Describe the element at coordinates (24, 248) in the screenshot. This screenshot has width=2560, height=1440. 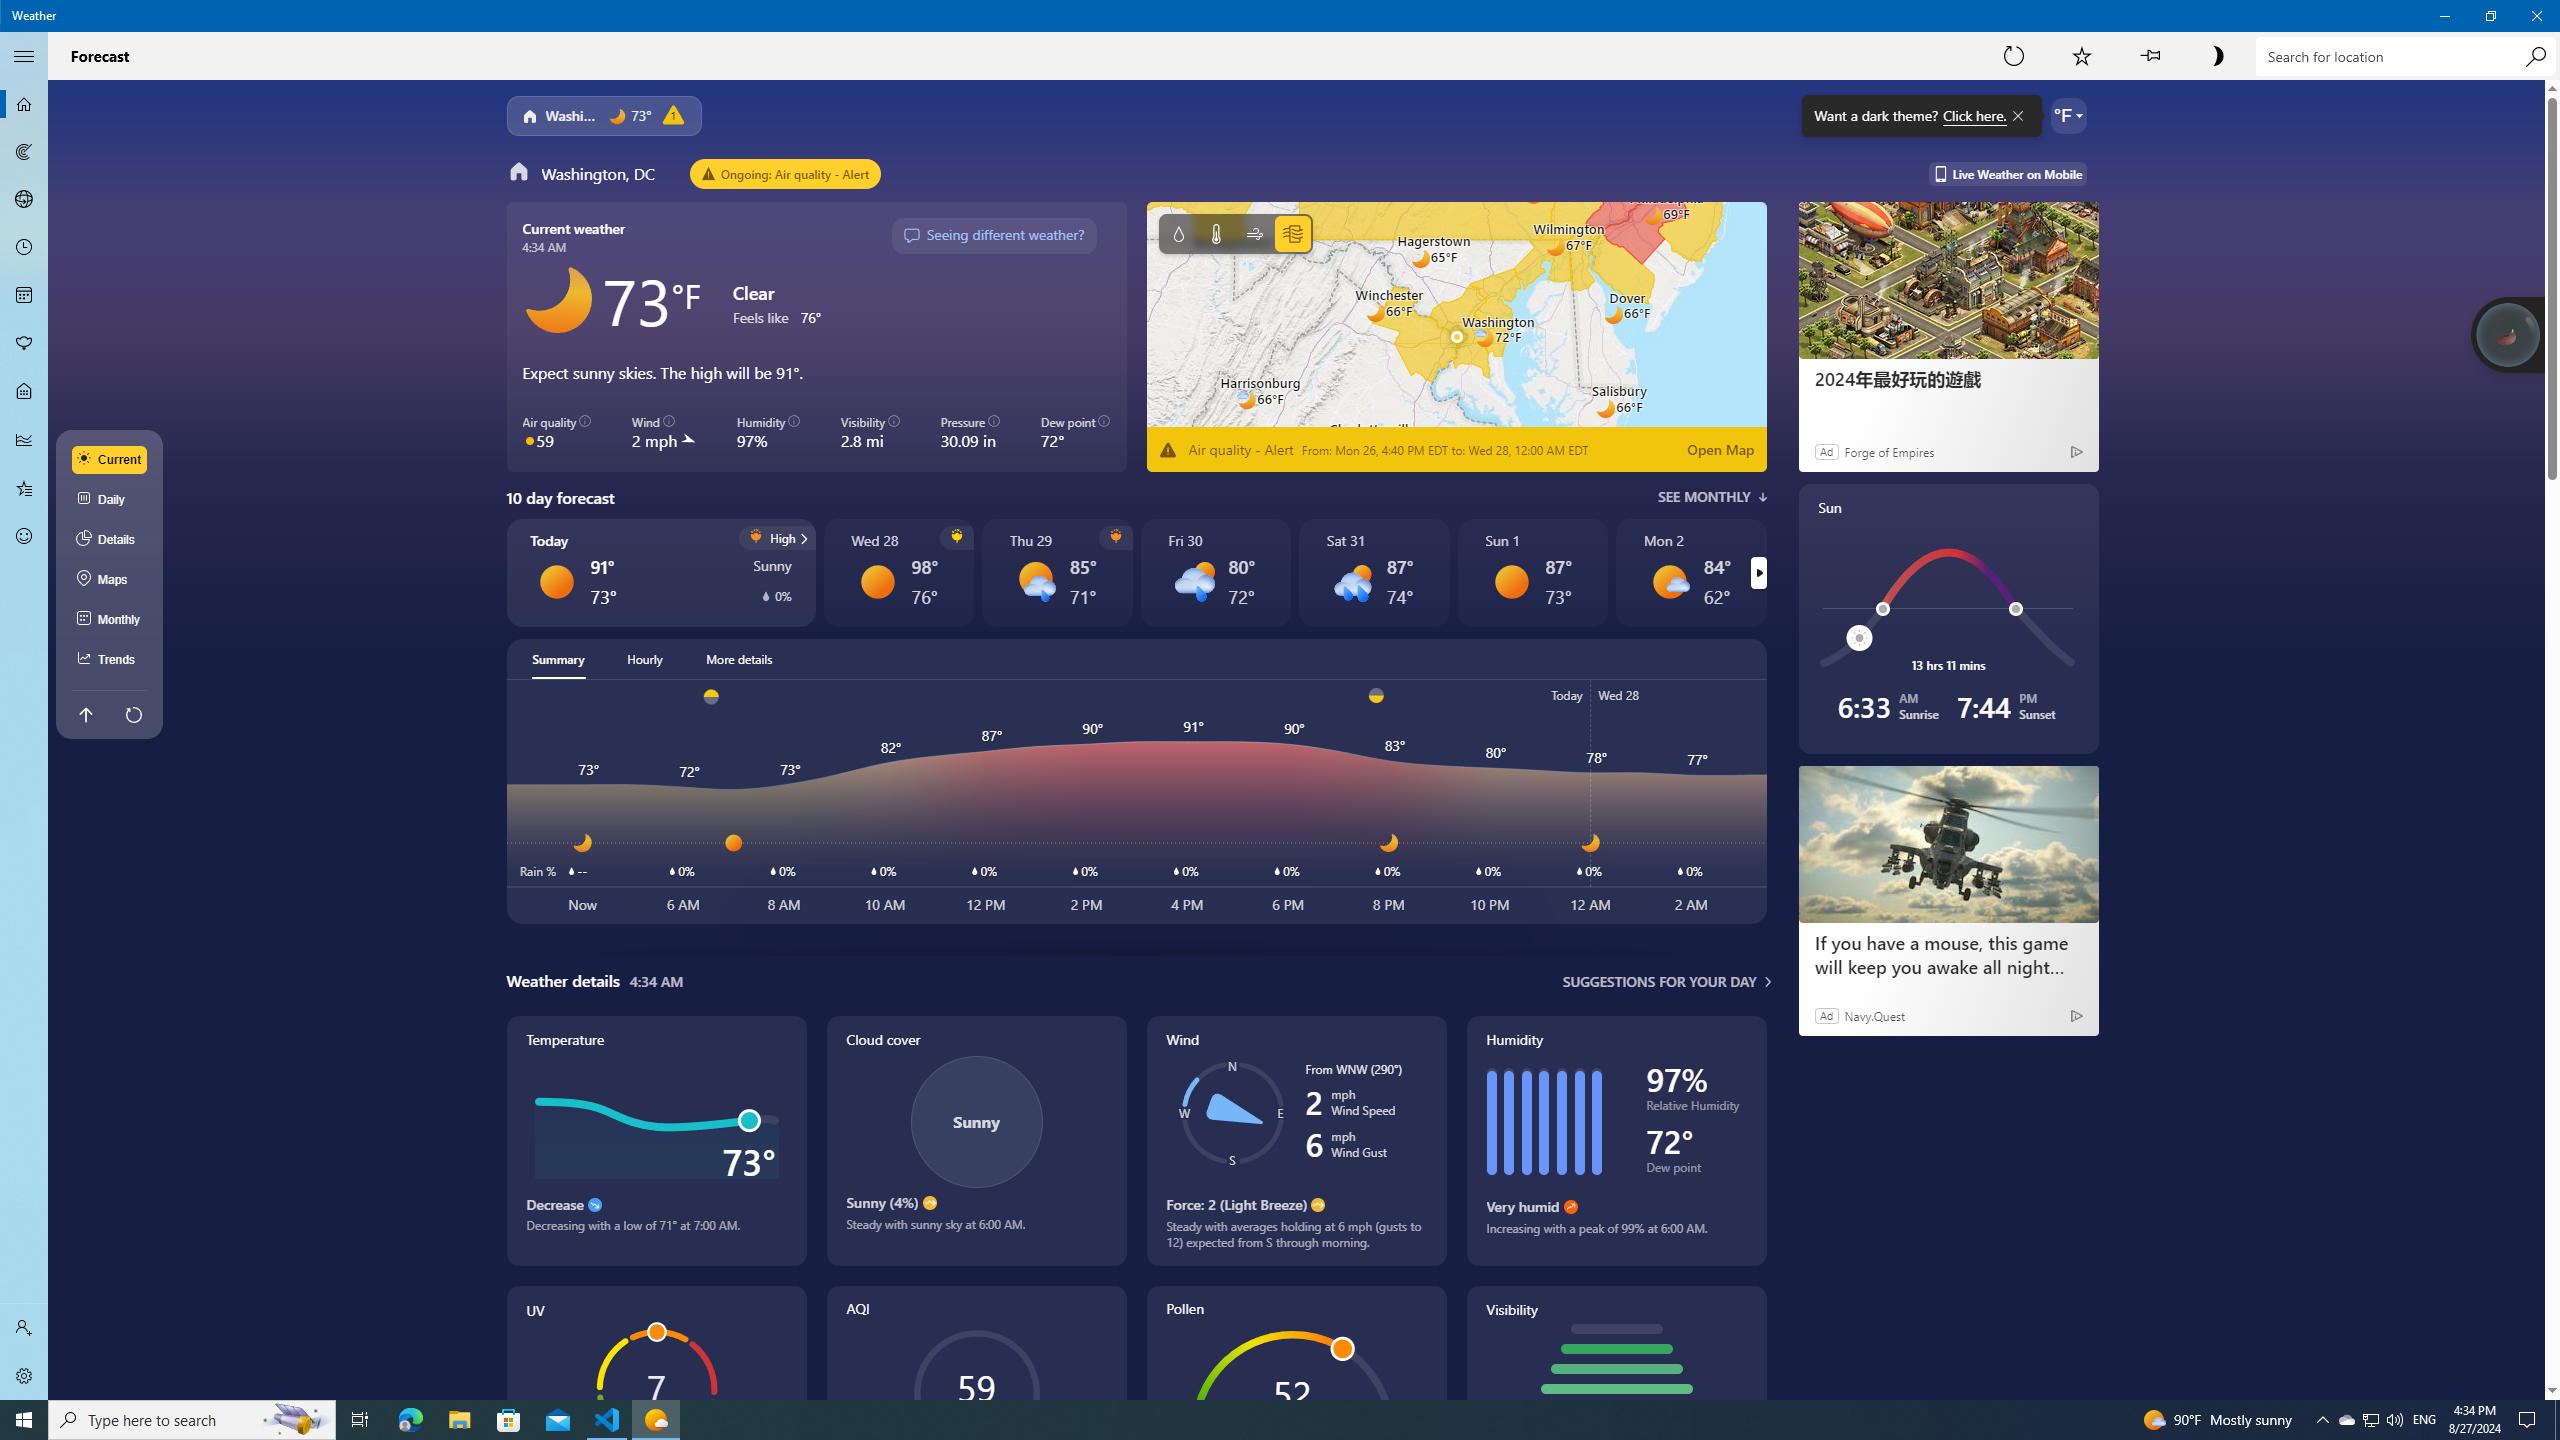
I see `'Hourly Forecast - Not Selected'` at that location.